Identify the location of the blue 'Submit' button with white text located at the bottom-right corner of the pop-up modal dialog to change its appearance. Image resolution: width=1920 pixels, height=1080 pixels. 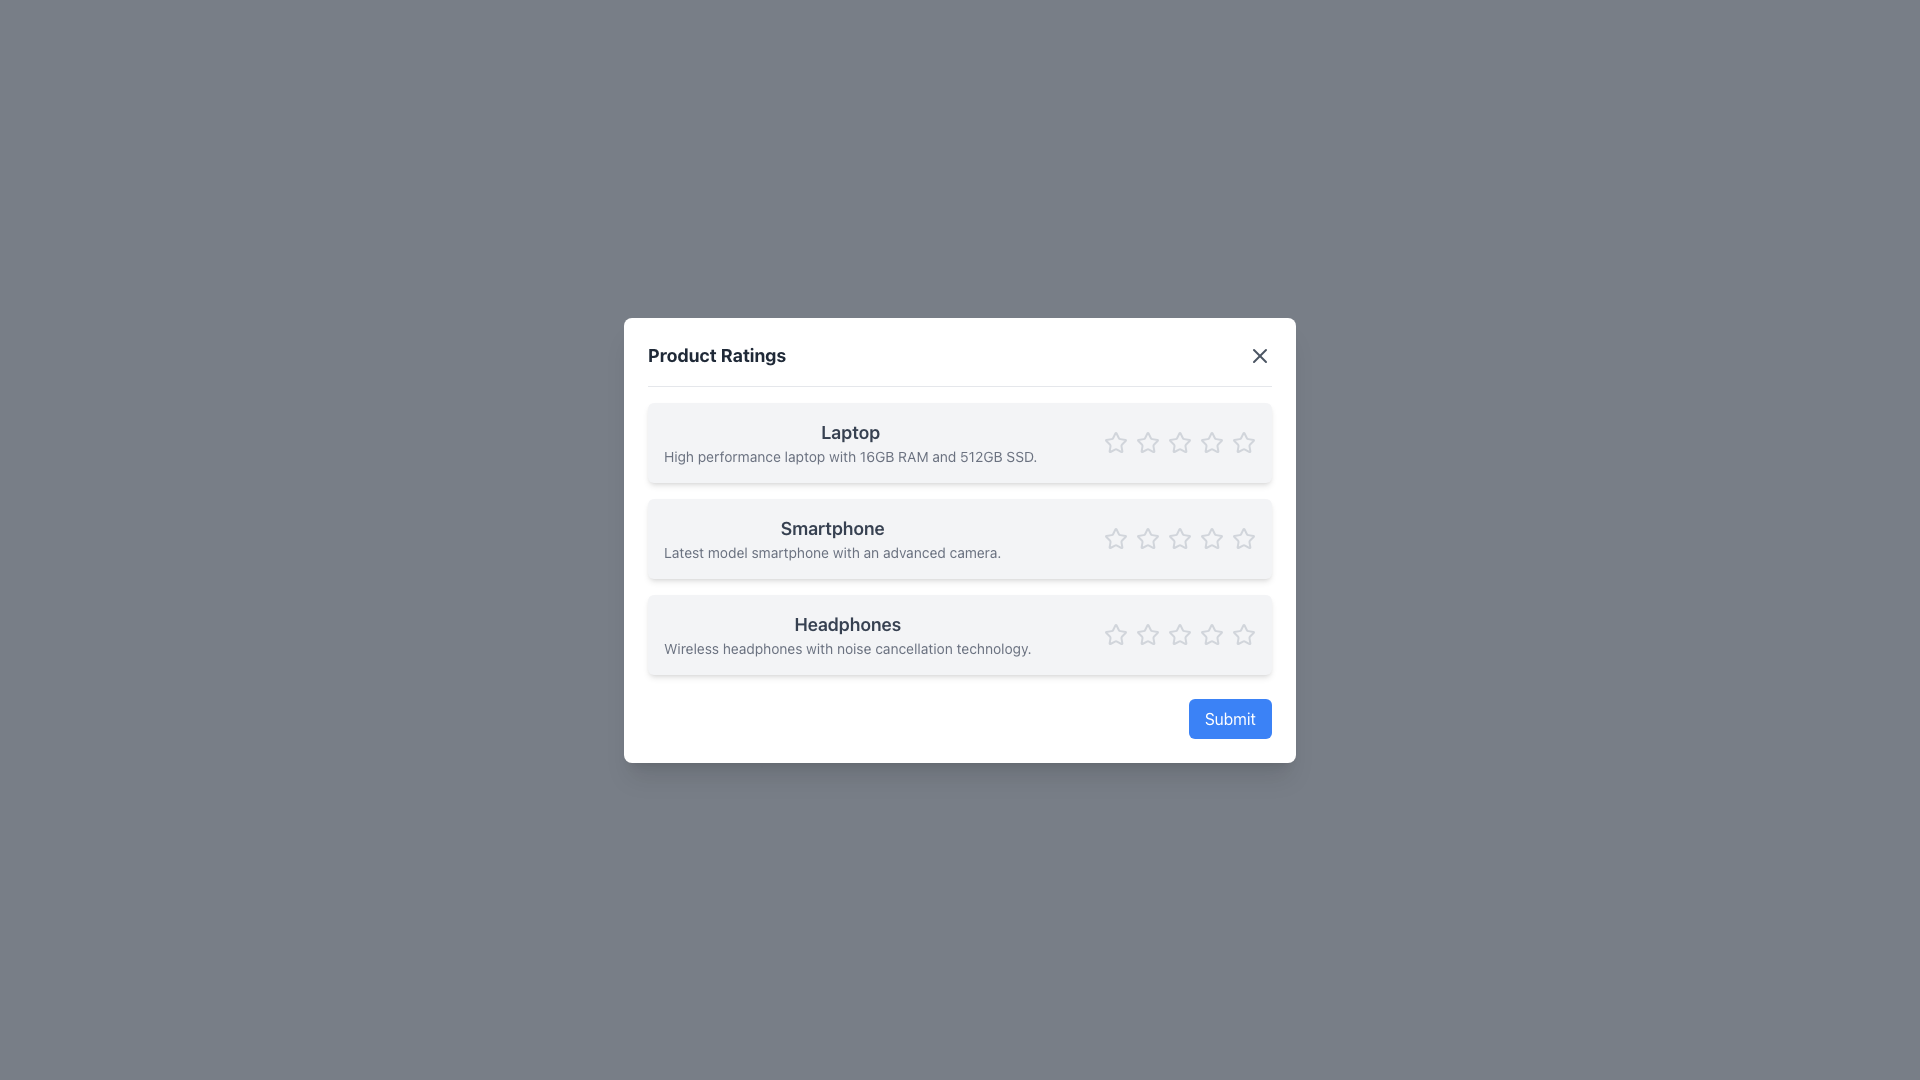
(1229, 717).